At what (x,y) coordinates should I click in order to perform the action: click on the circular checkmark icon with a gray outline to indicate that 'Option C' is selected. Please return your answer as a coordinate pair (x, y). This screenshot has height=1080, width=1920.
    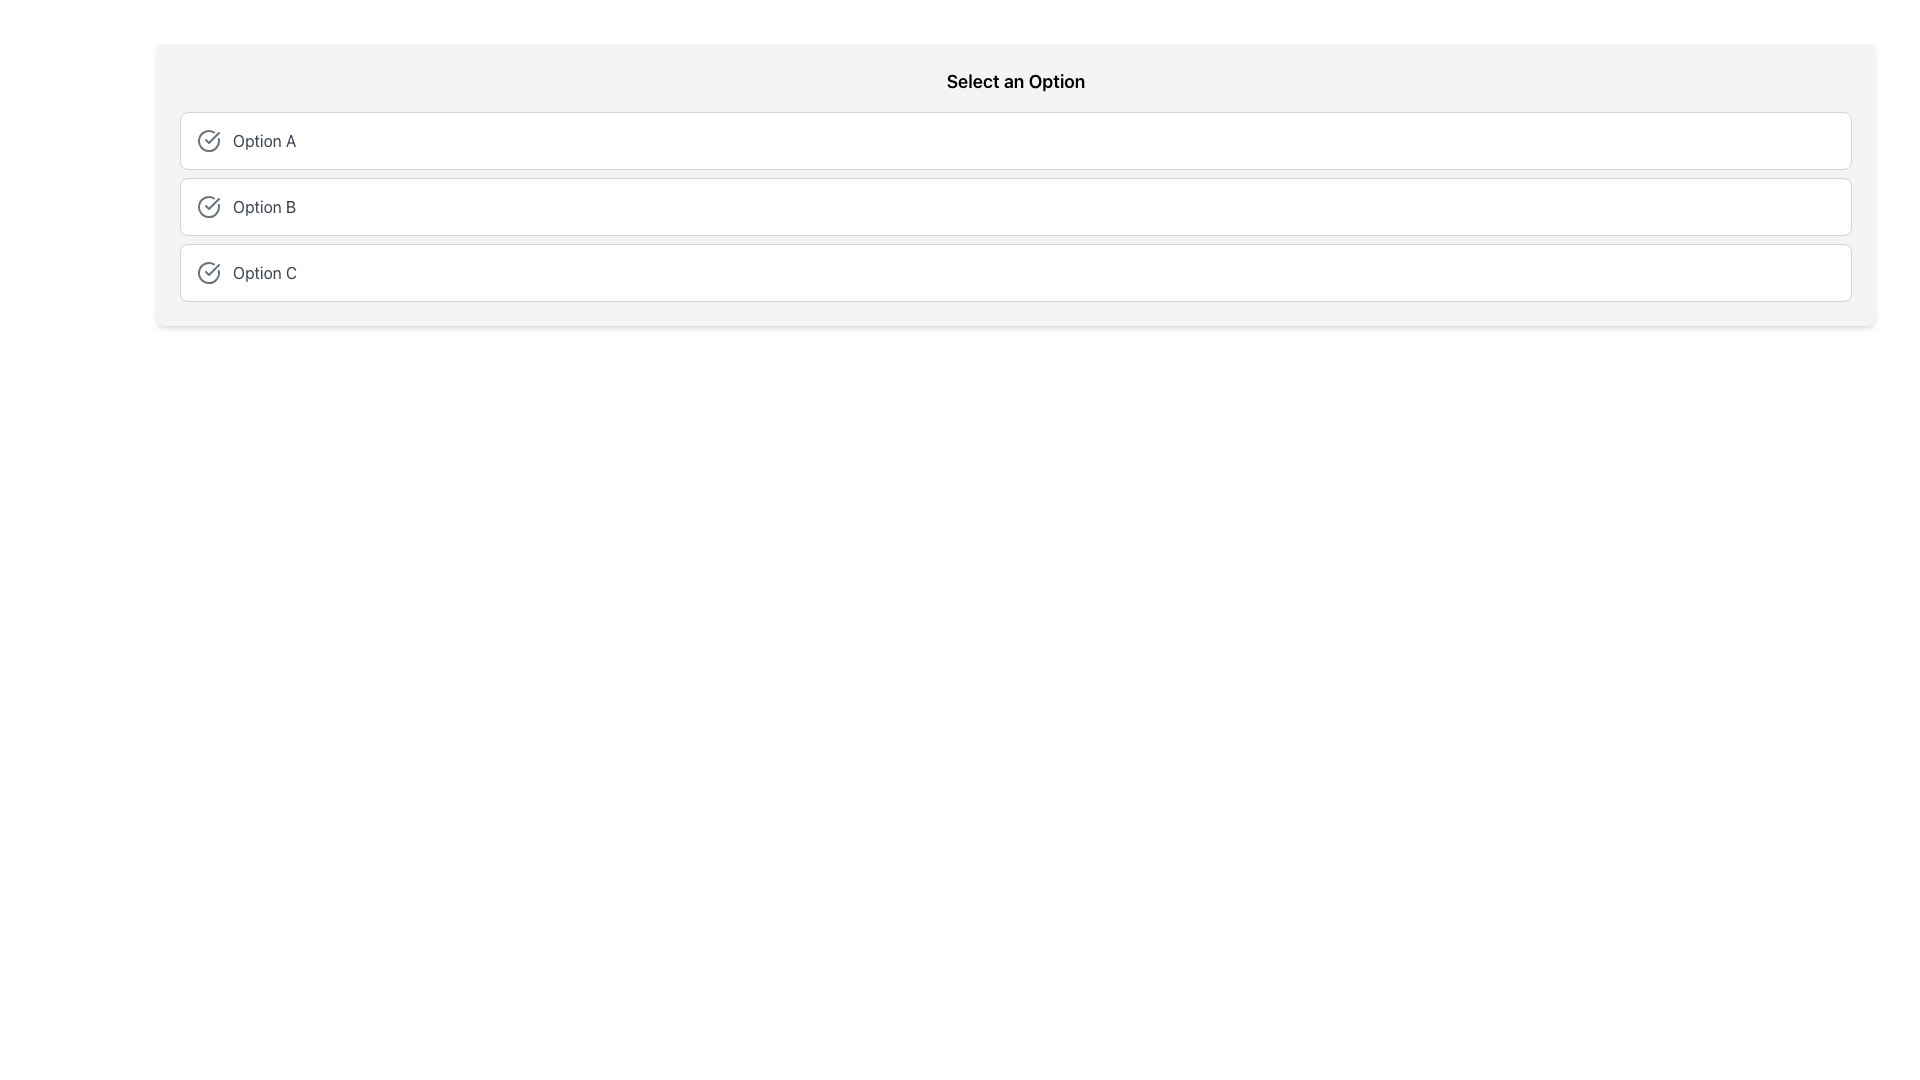
    Looking at the image, I should click on (209, 273).